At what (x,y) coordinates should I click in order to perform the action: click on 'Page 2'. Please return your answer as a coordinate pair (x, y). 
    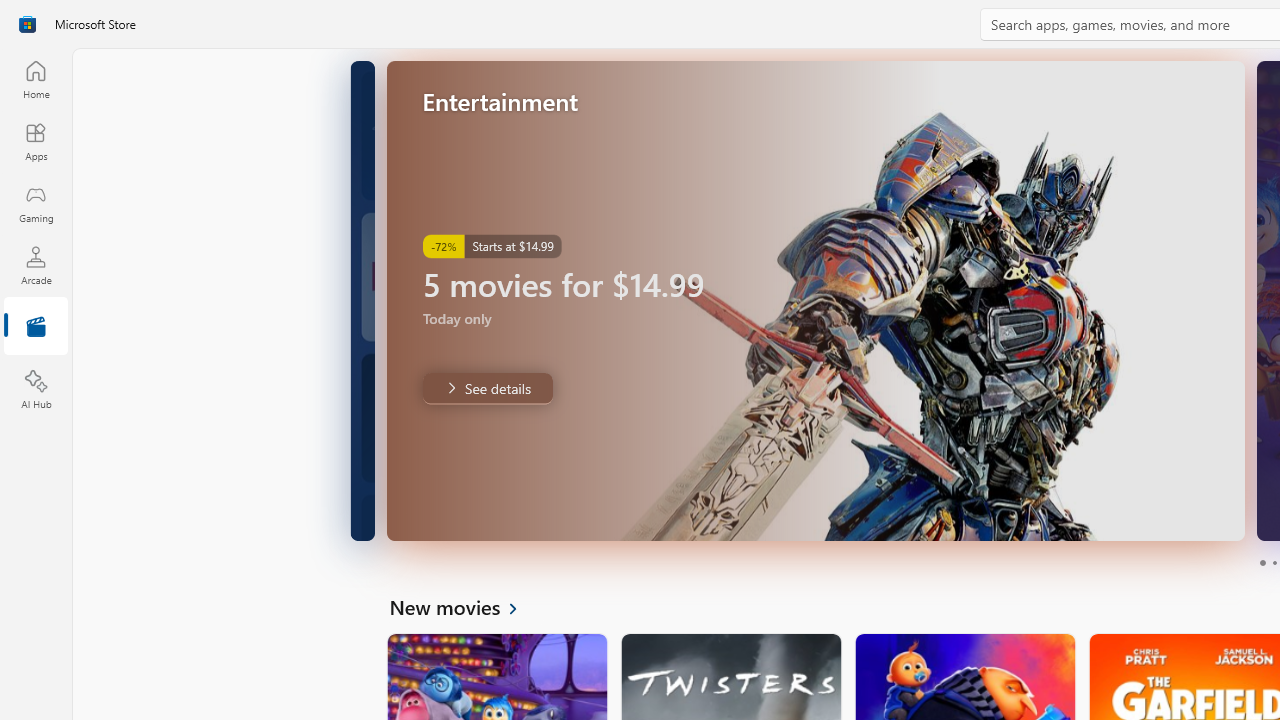
    Looking at the image, I should click on (1273, 563).